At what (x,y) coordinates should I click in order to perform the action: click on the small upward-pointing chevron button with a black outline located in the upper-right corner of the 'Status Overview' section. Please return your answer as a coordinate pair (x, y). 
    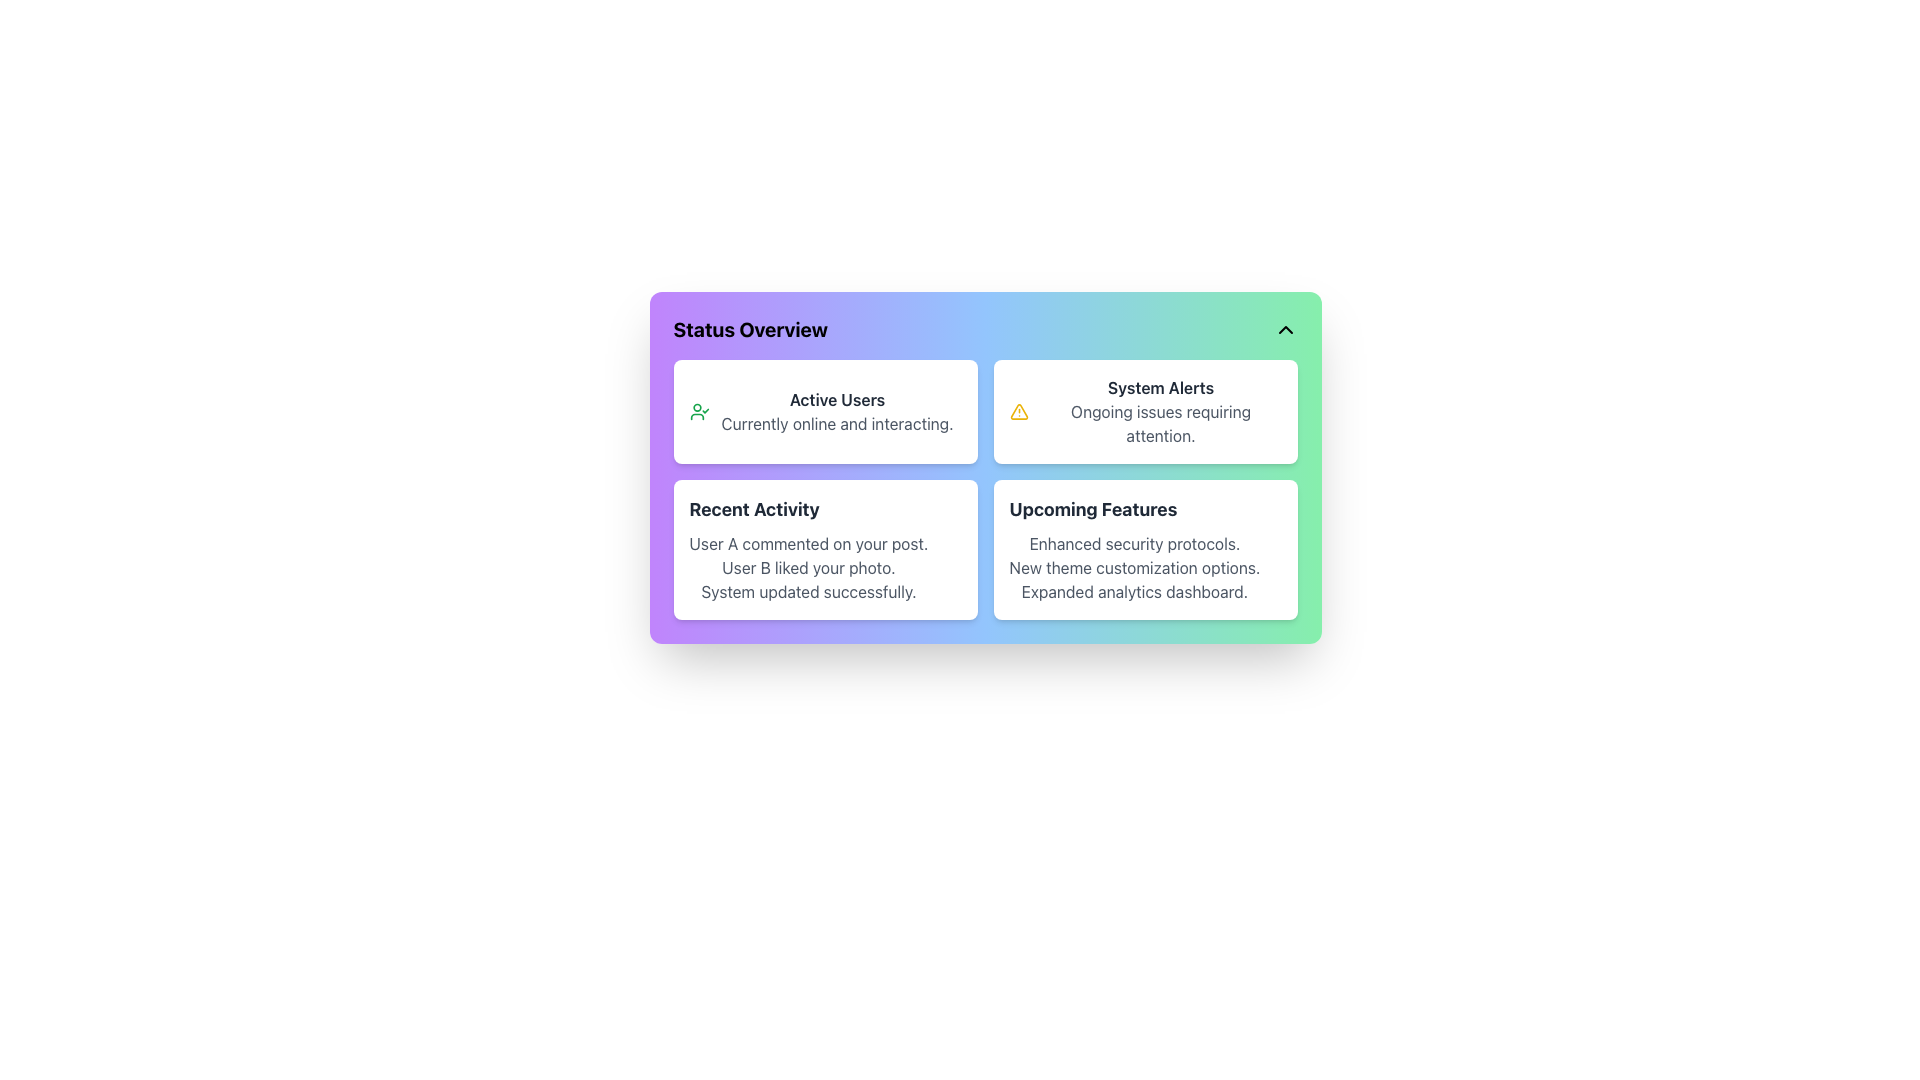
    Looking at the image, I should click on (1285, 329).